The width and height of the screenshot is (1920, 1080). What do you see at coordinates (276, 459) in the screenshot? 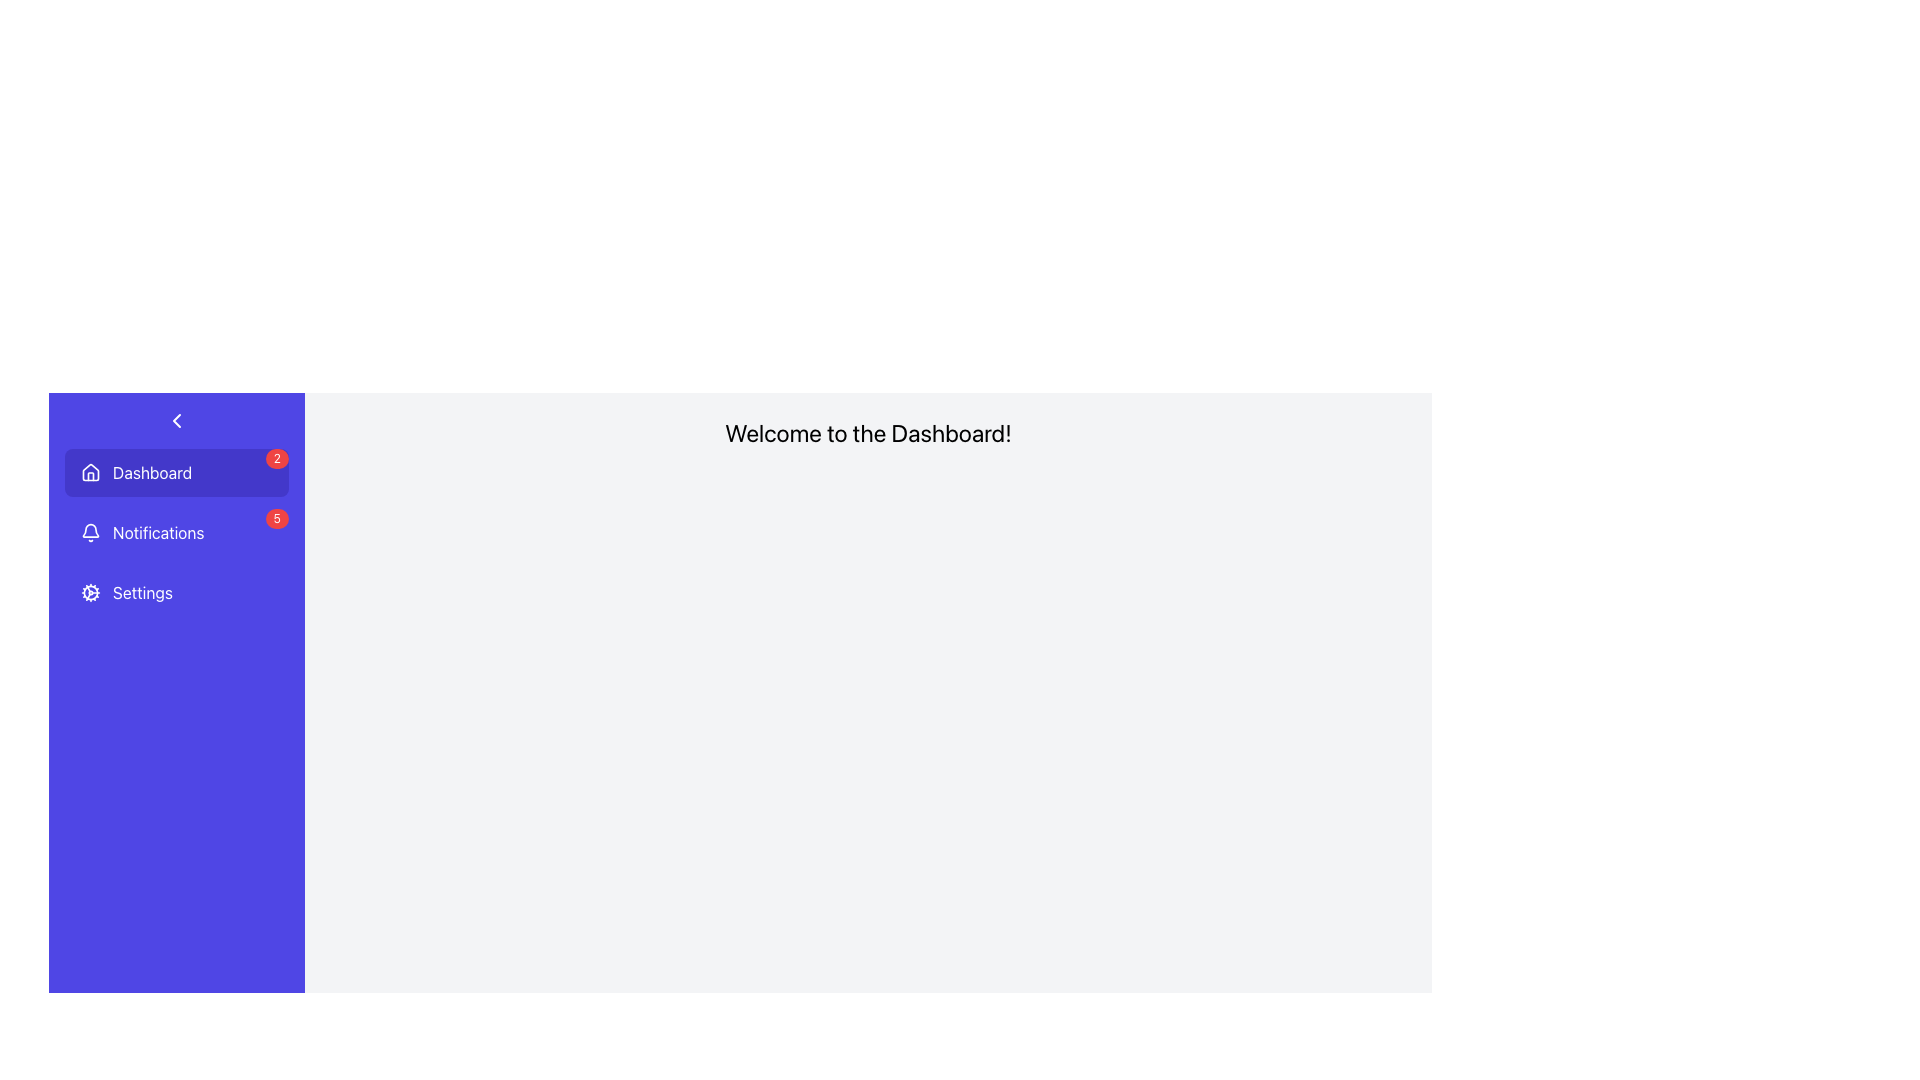
I see `the notification count displayed on the red circular badge with the digit '2' located at the top-right corner of the 'Dashboard' menu item in the sidebar` at bounding box center [276, 459].